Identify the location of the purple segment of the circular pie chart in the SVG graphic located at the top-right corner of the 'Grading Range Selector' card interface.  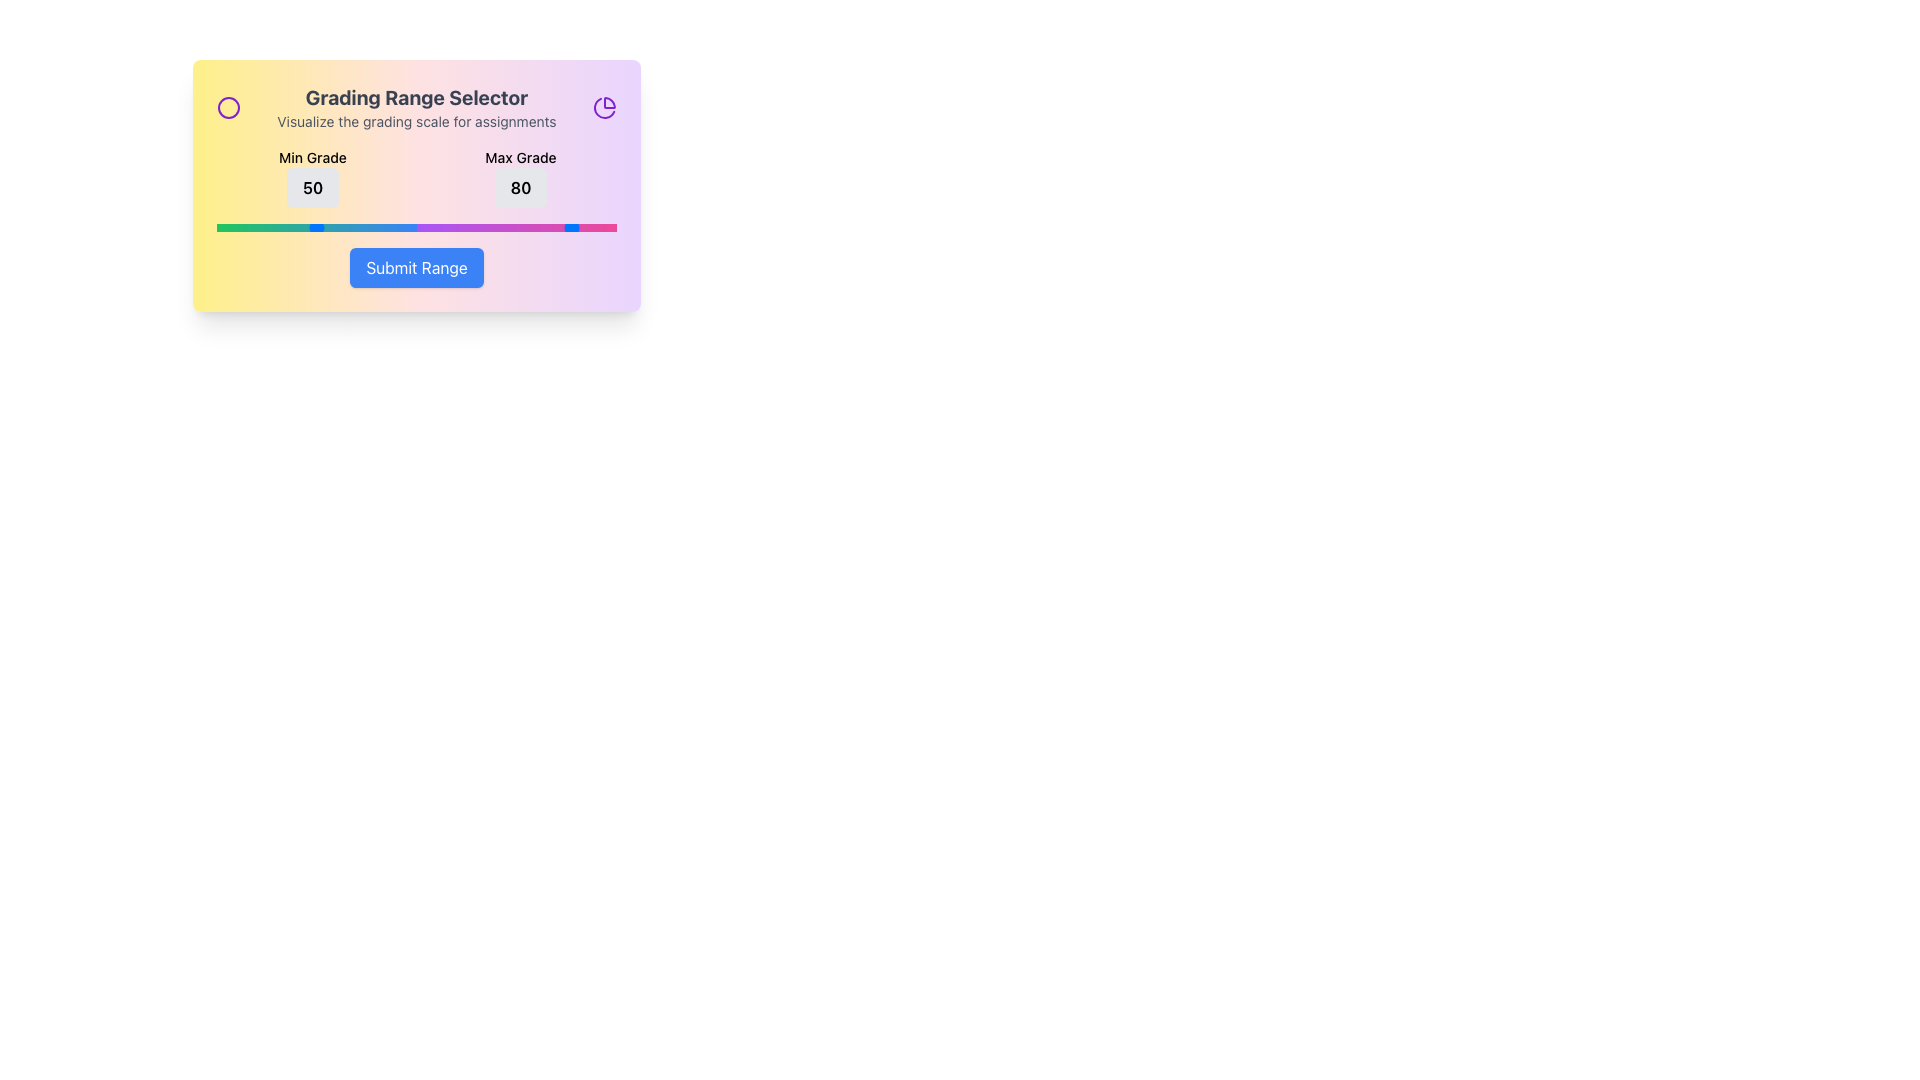
(603, 108).